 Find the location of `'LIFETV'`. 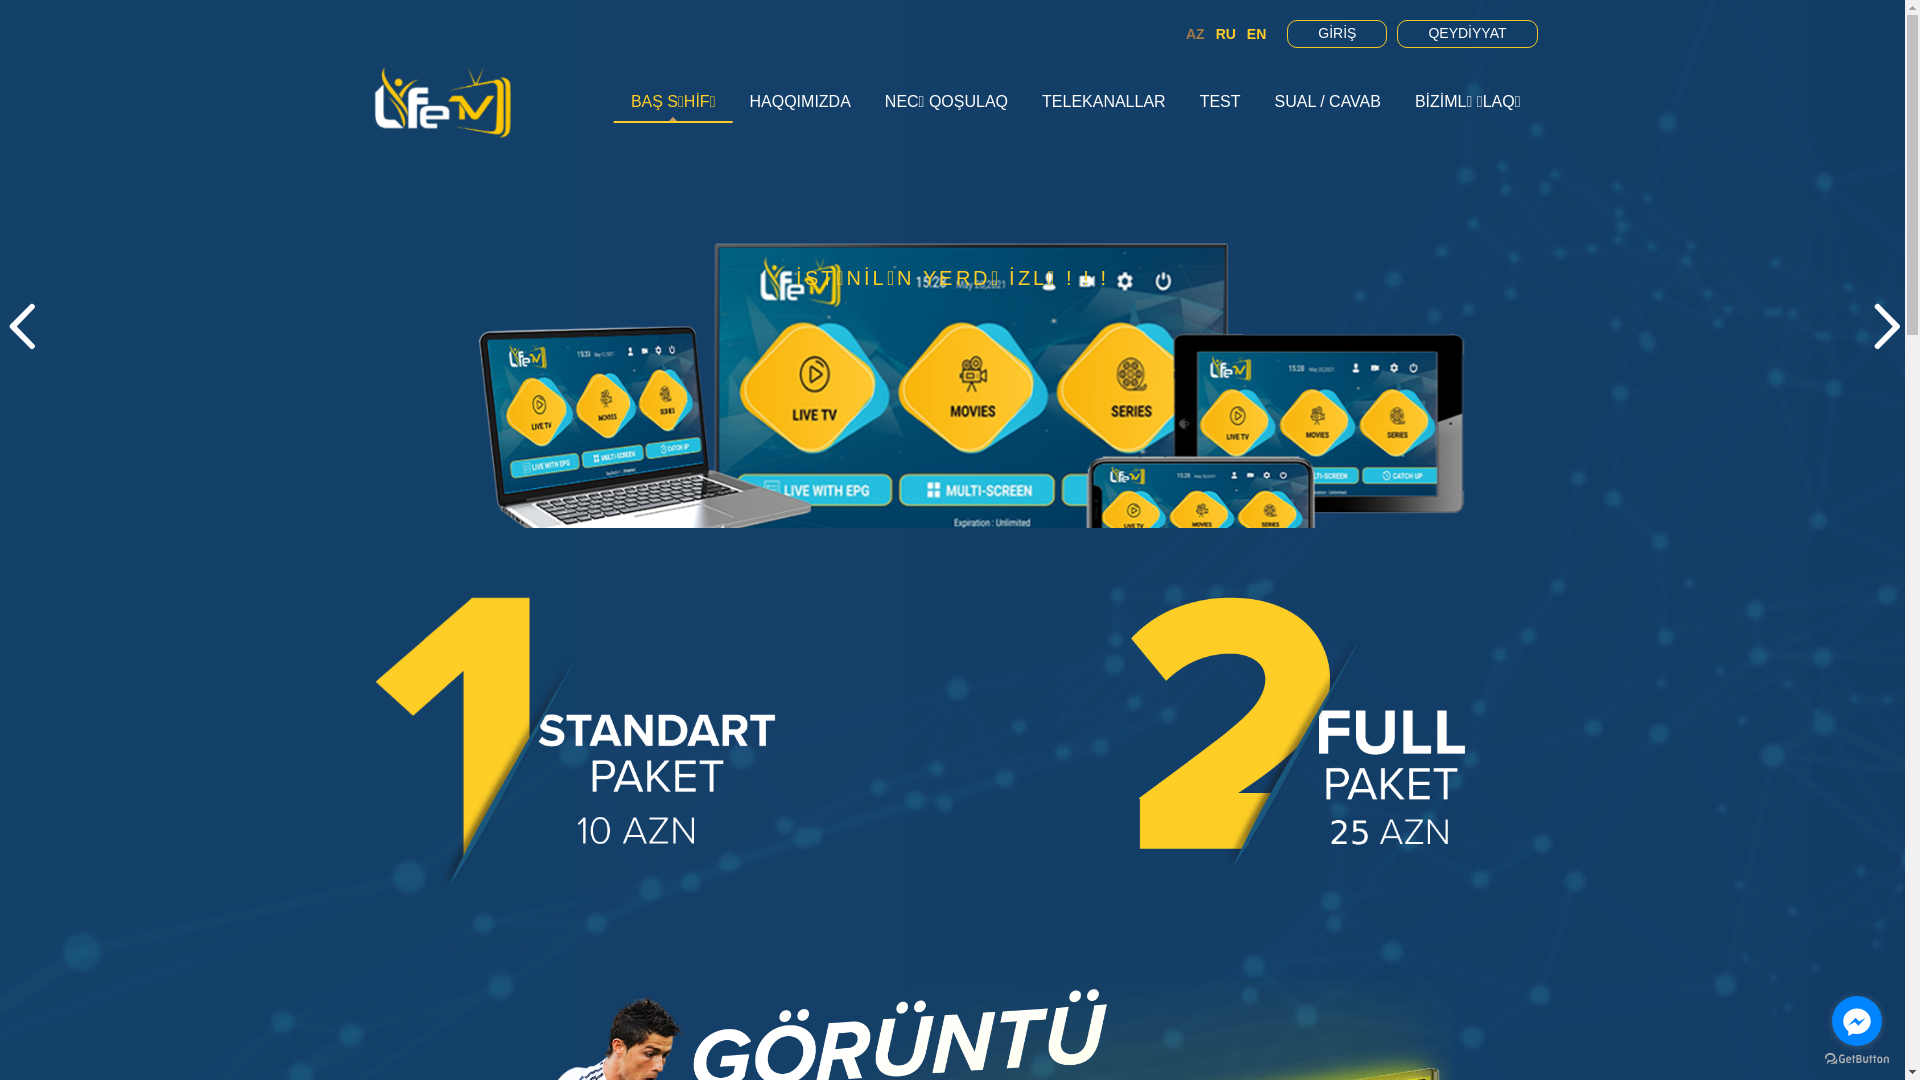

'LIFETV' is located at coordinates (441, 101).